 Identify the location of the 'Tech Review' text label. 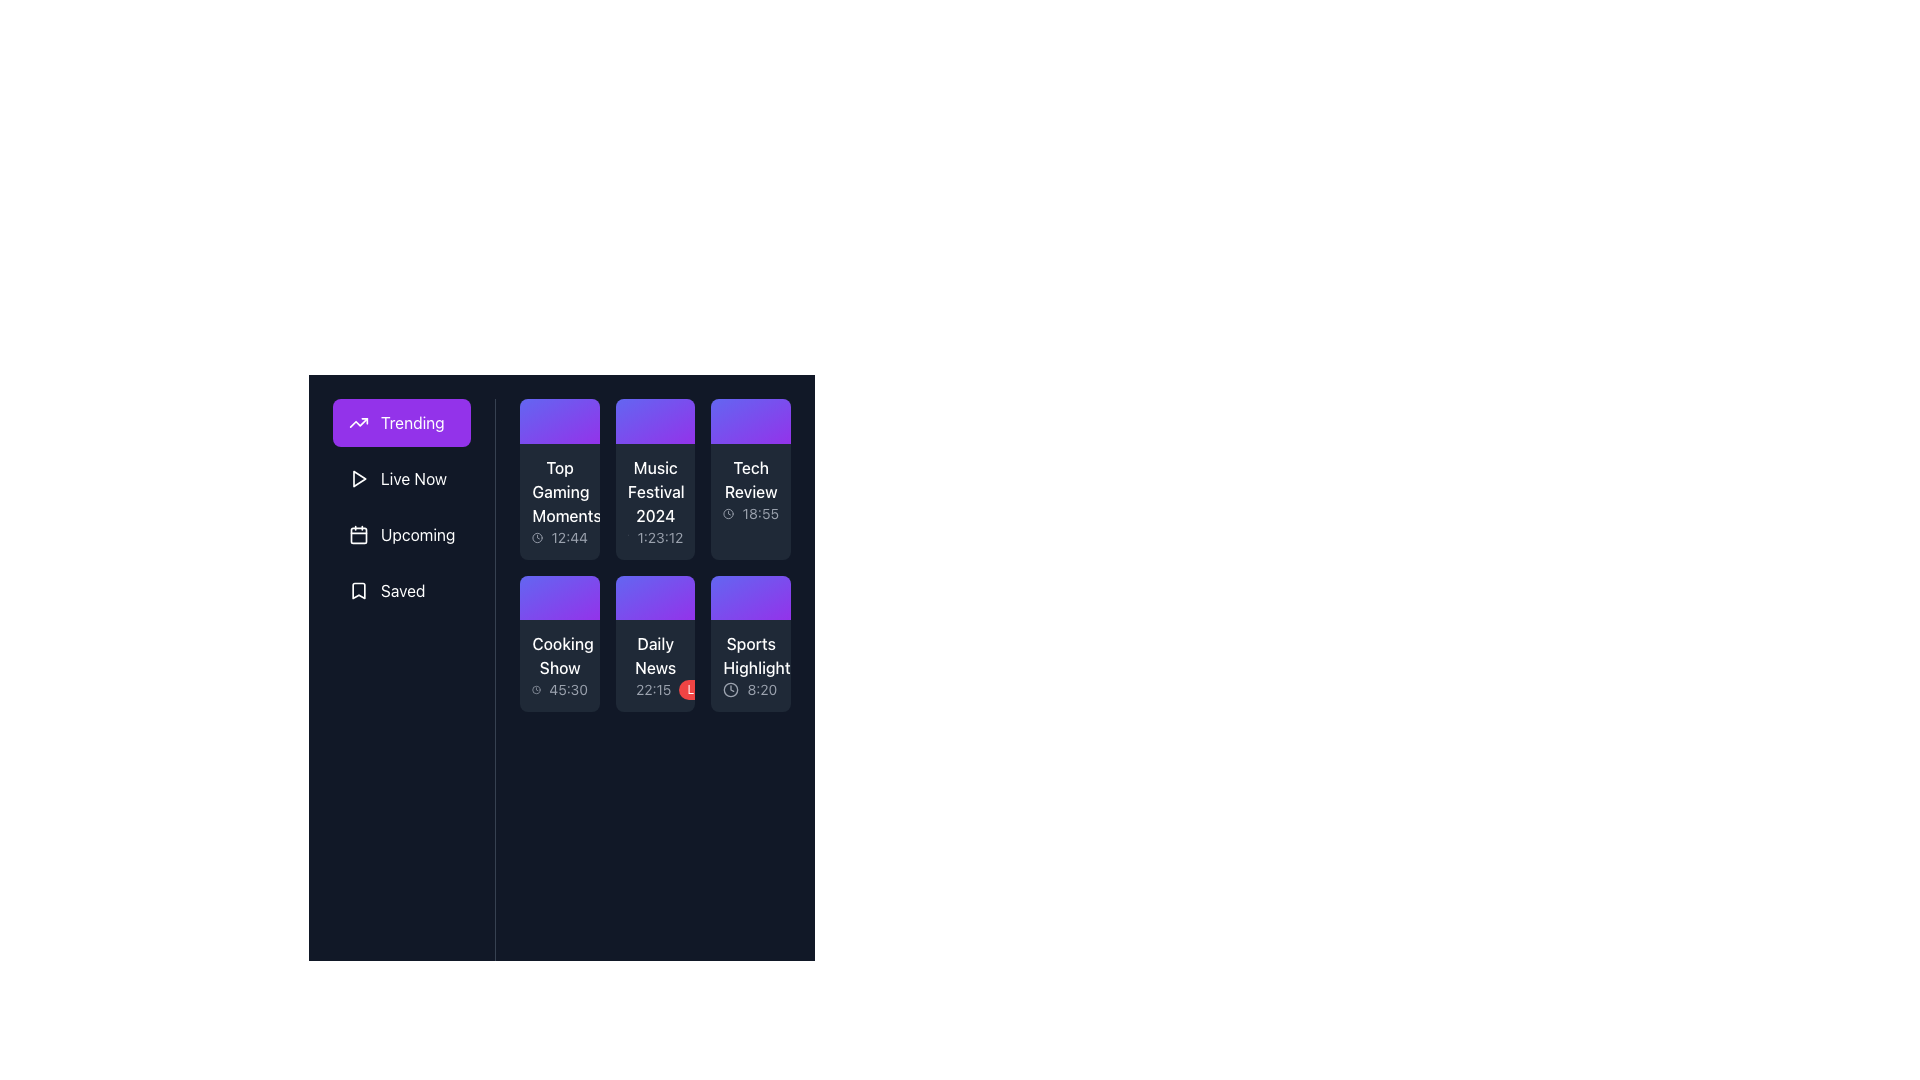
(750, 479).